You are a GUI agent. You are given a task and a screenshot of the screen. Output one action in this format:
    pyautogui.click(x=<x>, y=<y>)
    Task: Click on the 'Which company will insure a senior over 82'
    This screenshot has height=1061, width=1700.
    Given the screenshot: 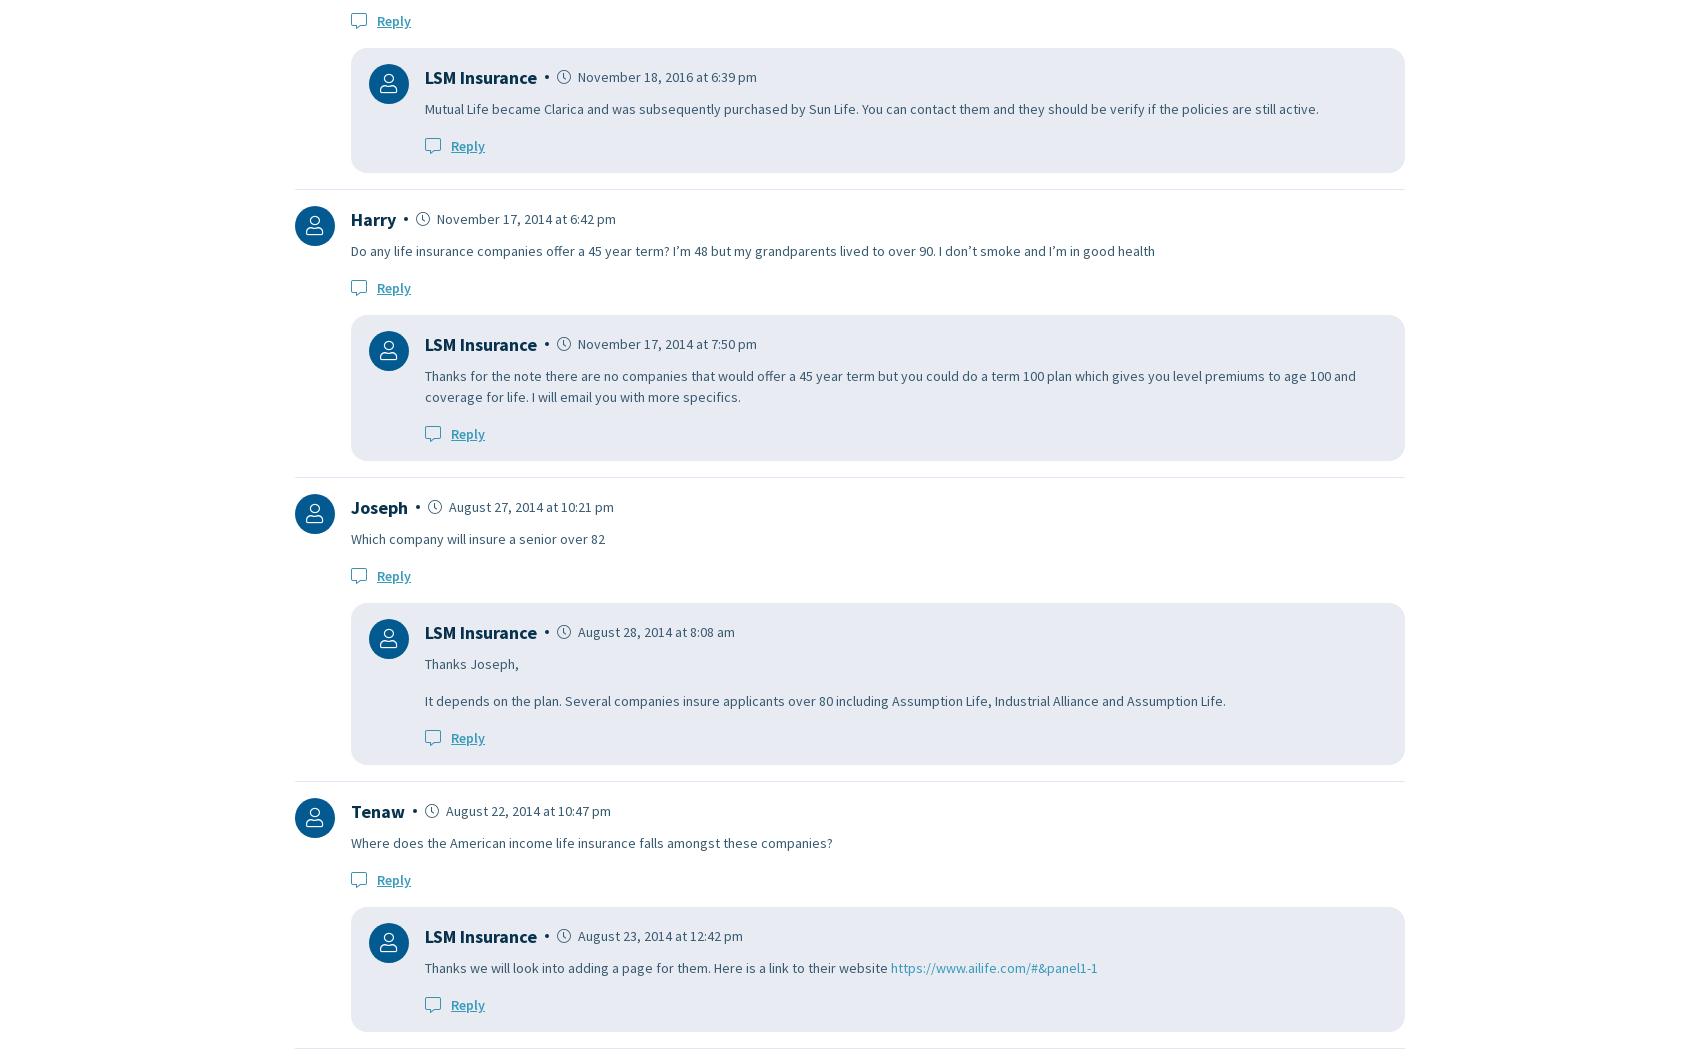 What is the action you would take?
    pyautogui.click(x=478, y=537)
    